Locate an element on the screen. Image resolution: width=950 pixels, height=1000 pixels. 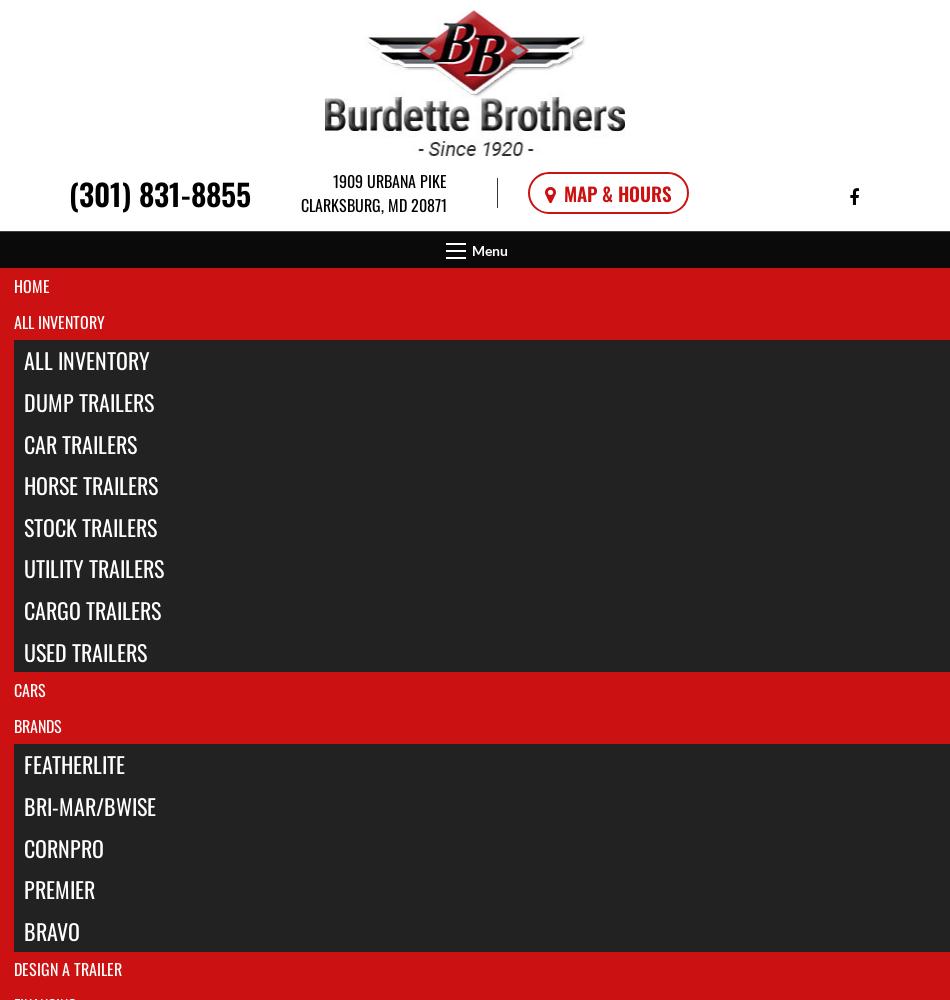
'Used Trailers' is located at coordinates (84, 651).